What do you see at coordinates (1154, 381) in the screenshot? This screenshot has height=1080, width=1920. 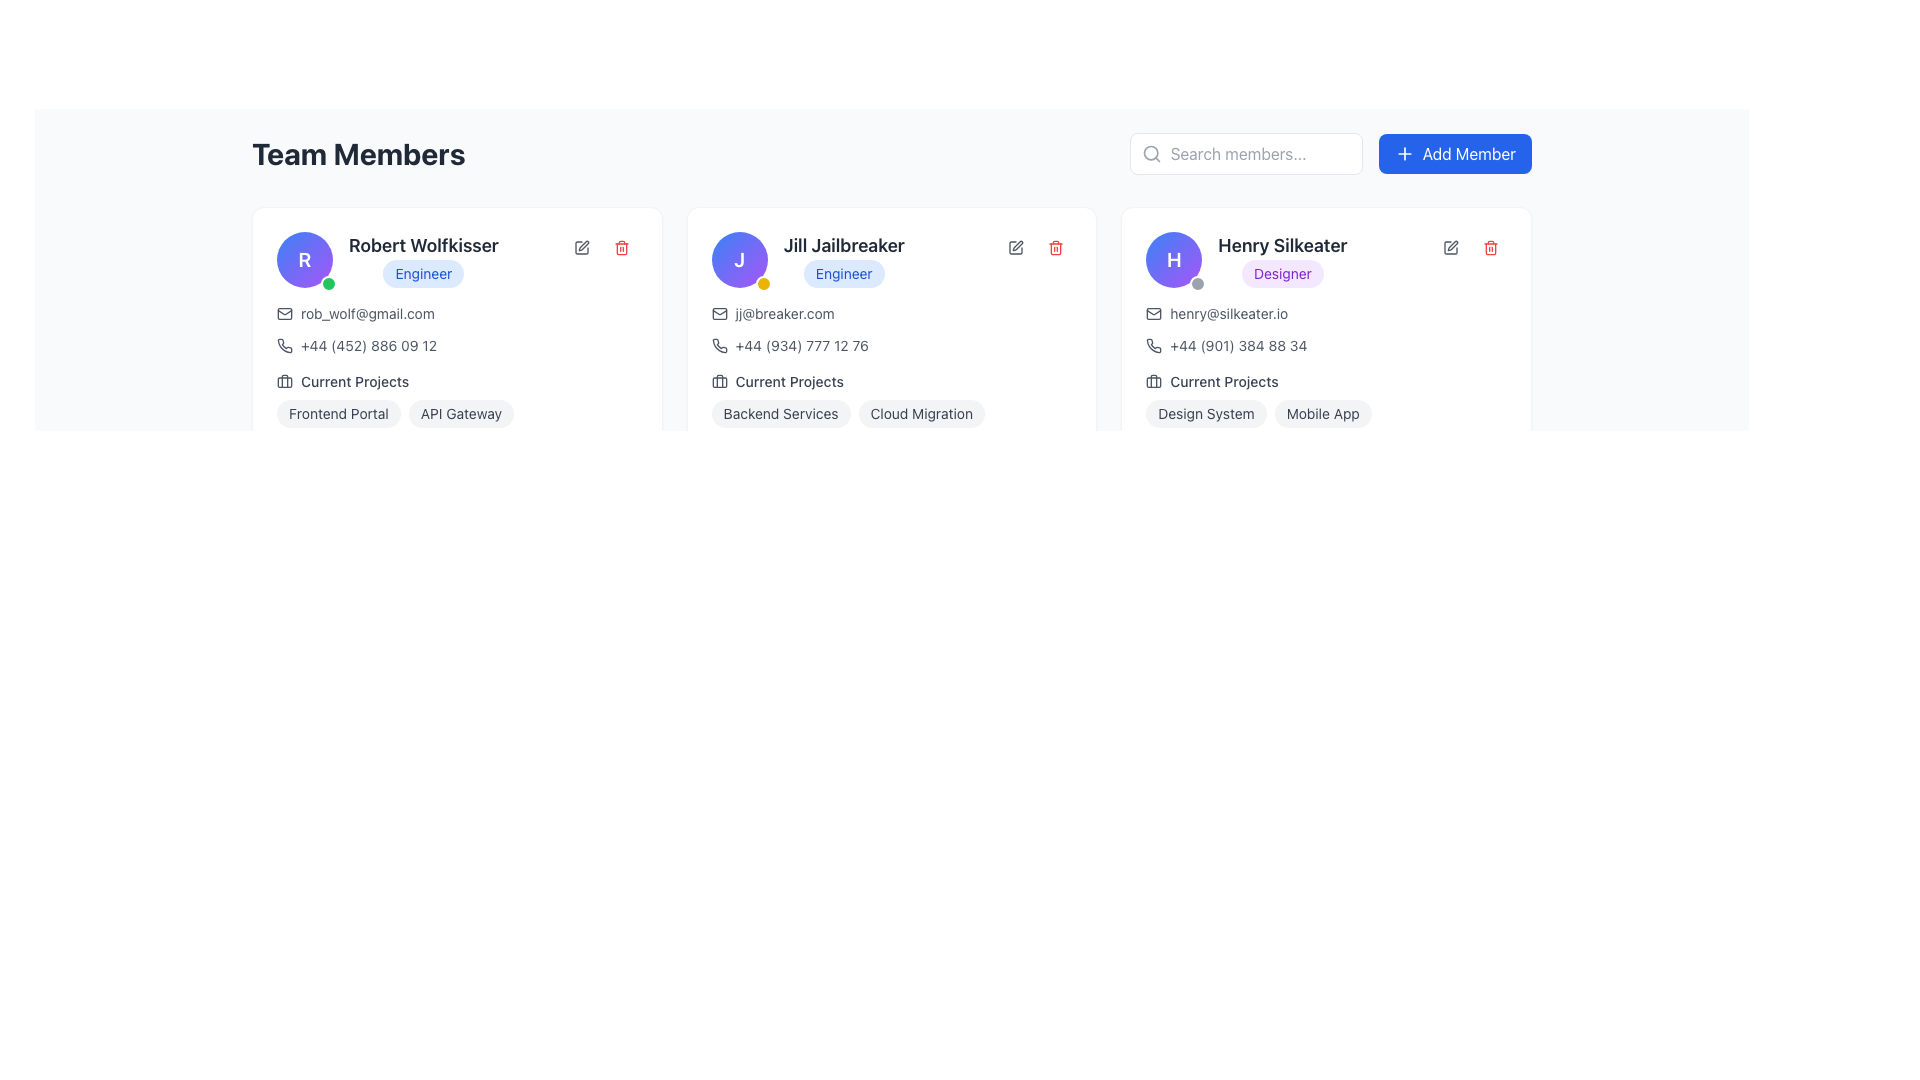 I see `the vertical line segment of the briefcase handle in the SVG graphic representing user 'Henry Silkeater's' information` at bounding box center [1154, 381].